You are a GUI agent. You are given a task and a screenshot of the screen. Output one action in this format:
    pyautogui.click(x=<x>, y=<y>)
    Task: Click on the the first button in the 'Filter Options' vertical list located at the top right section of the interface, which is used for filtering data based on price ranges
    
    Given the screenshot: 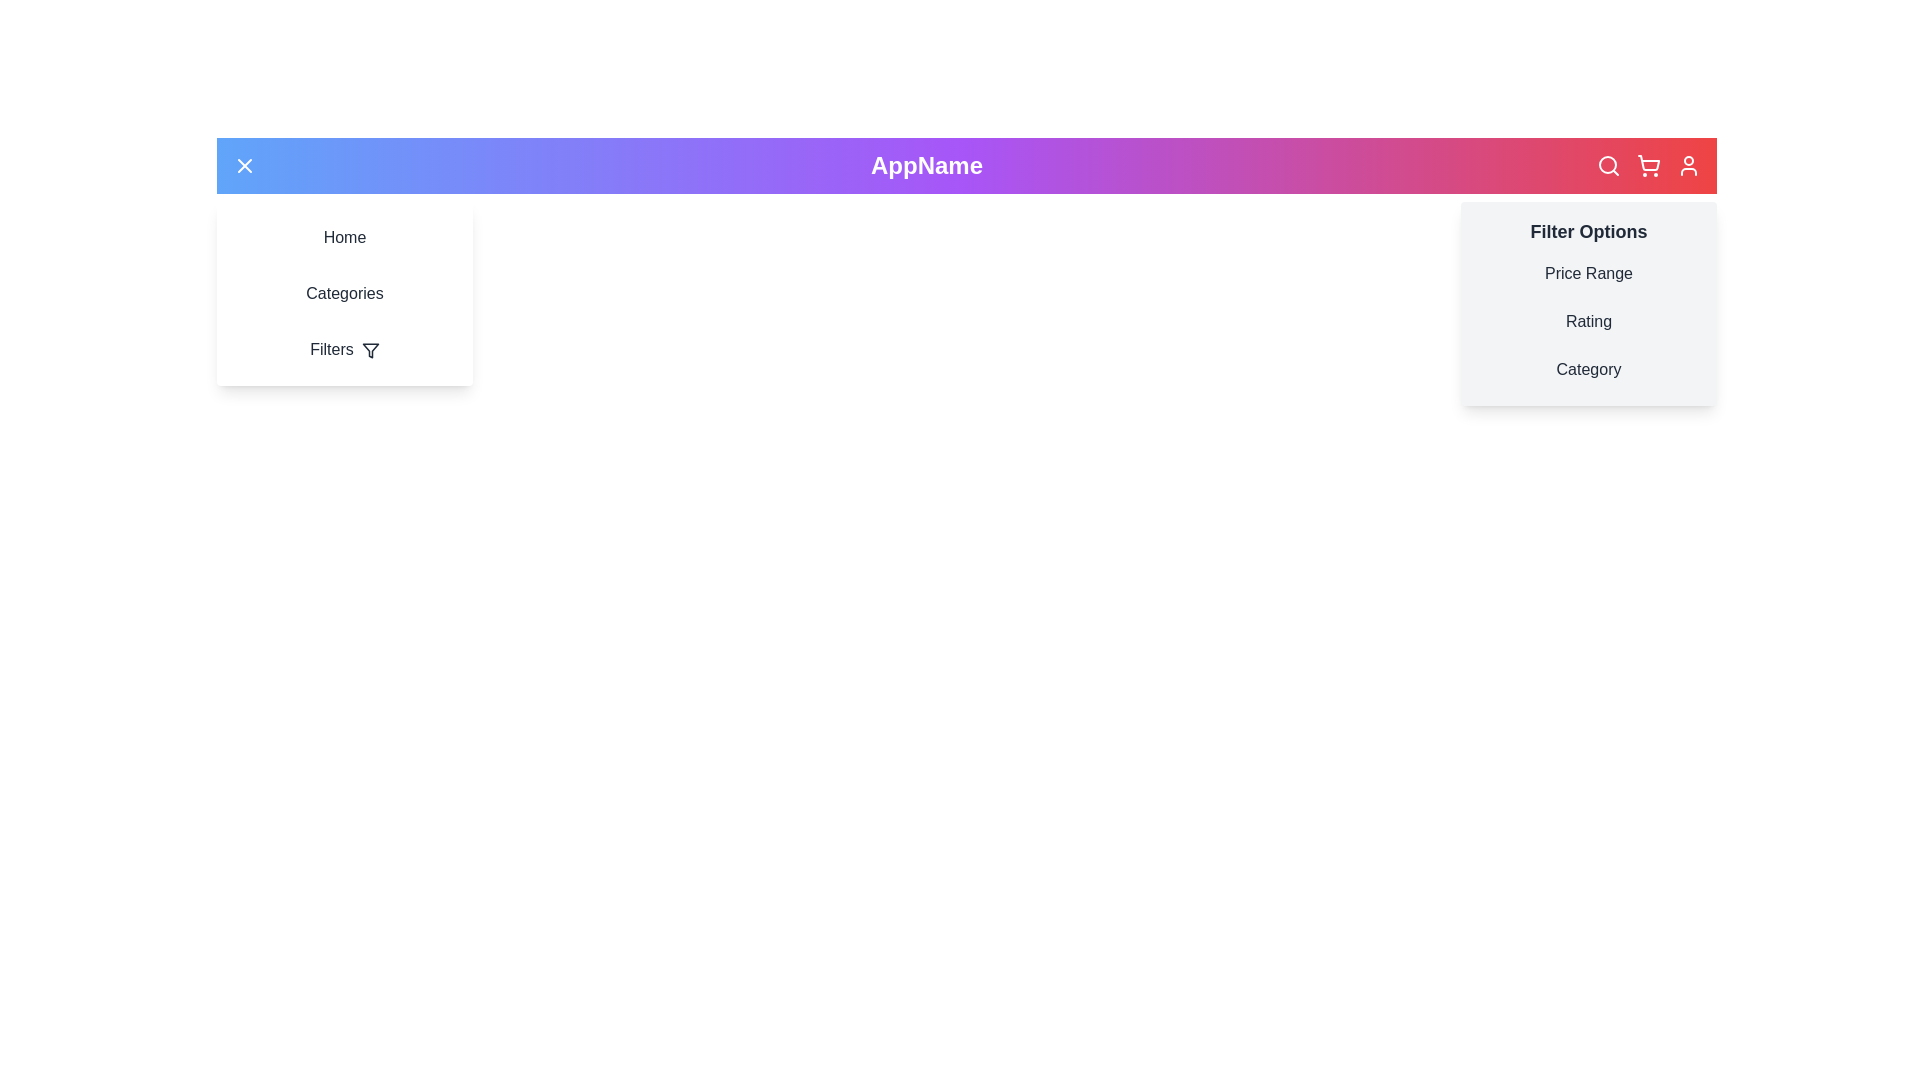 What is the action you would take?
    pyautogui.click(x=1587, y=273)
    